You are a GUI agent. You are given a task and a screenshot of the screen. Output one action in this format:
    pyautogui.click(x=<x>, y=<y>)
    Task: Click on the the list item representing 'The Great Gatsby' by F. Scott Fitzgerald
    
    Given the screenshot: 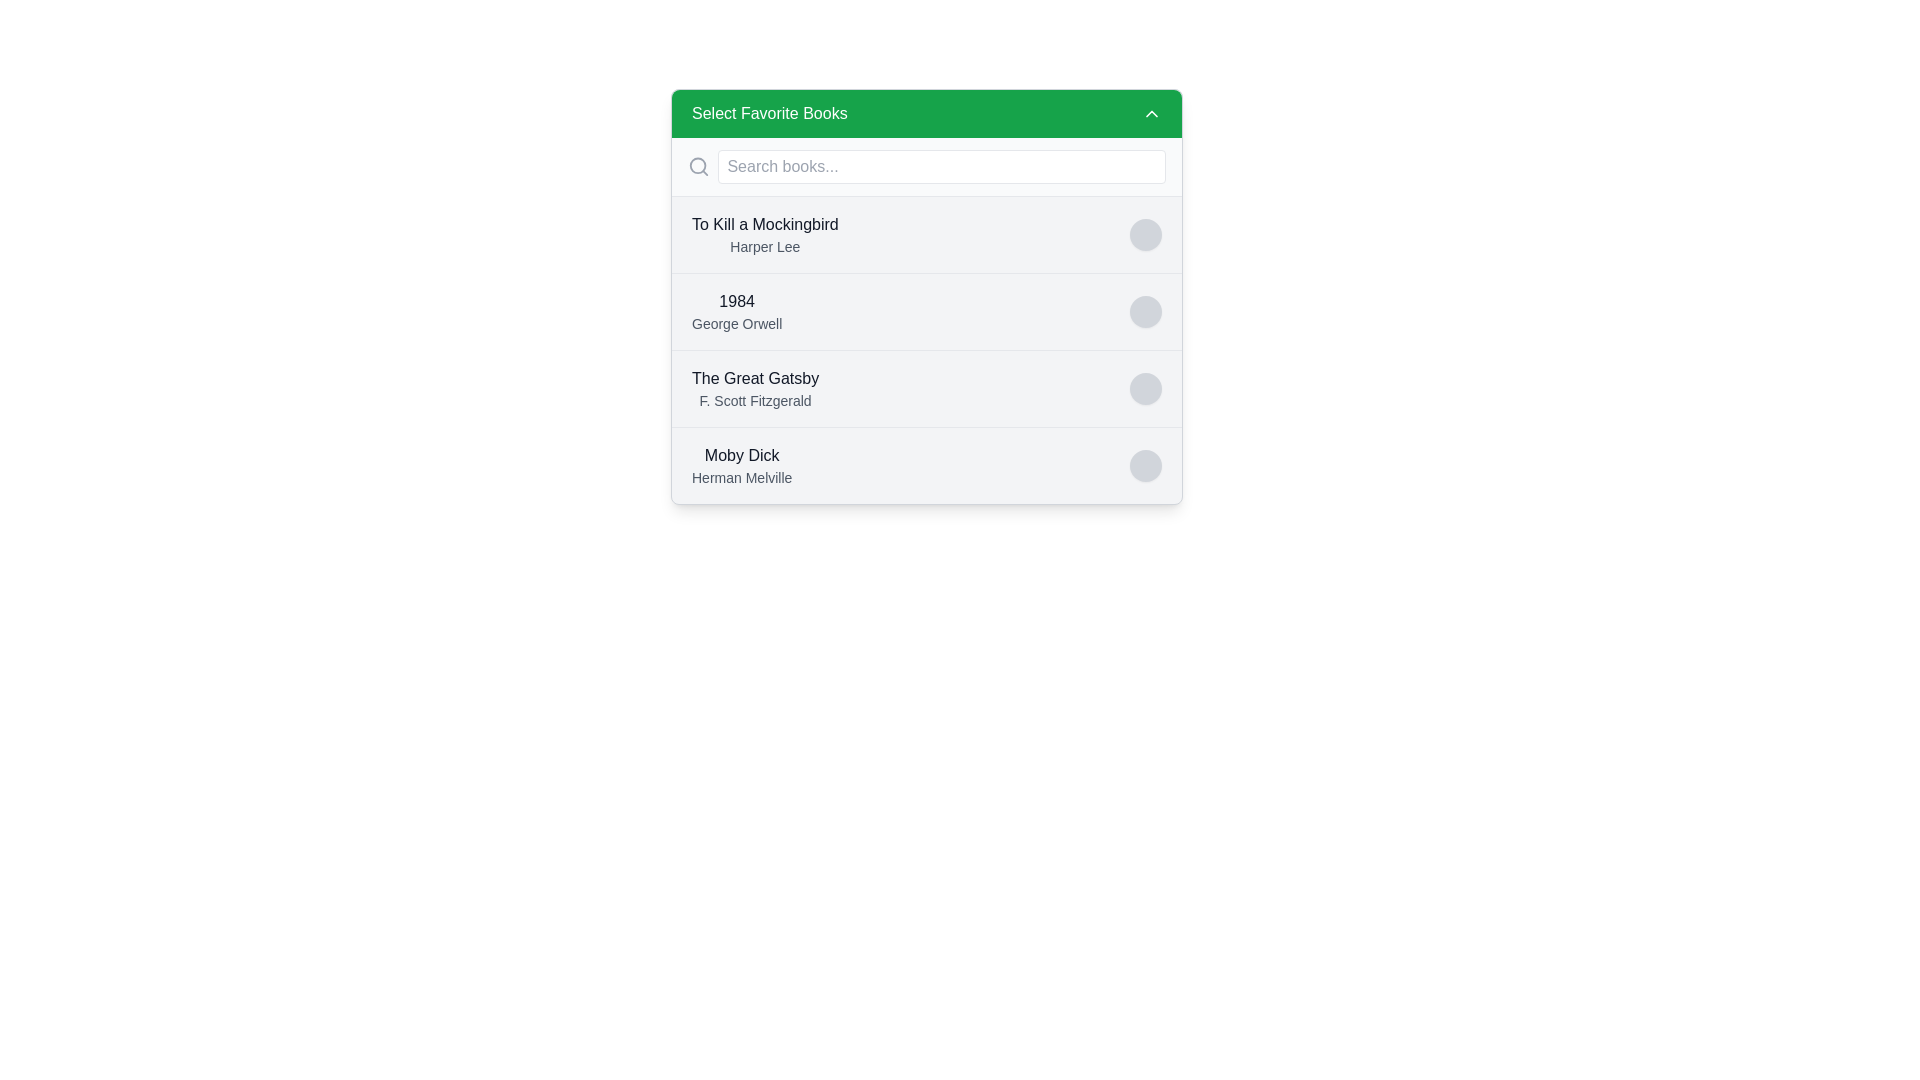 What is the action you would take?
    pyautogui.click(x=925, y=388)
    